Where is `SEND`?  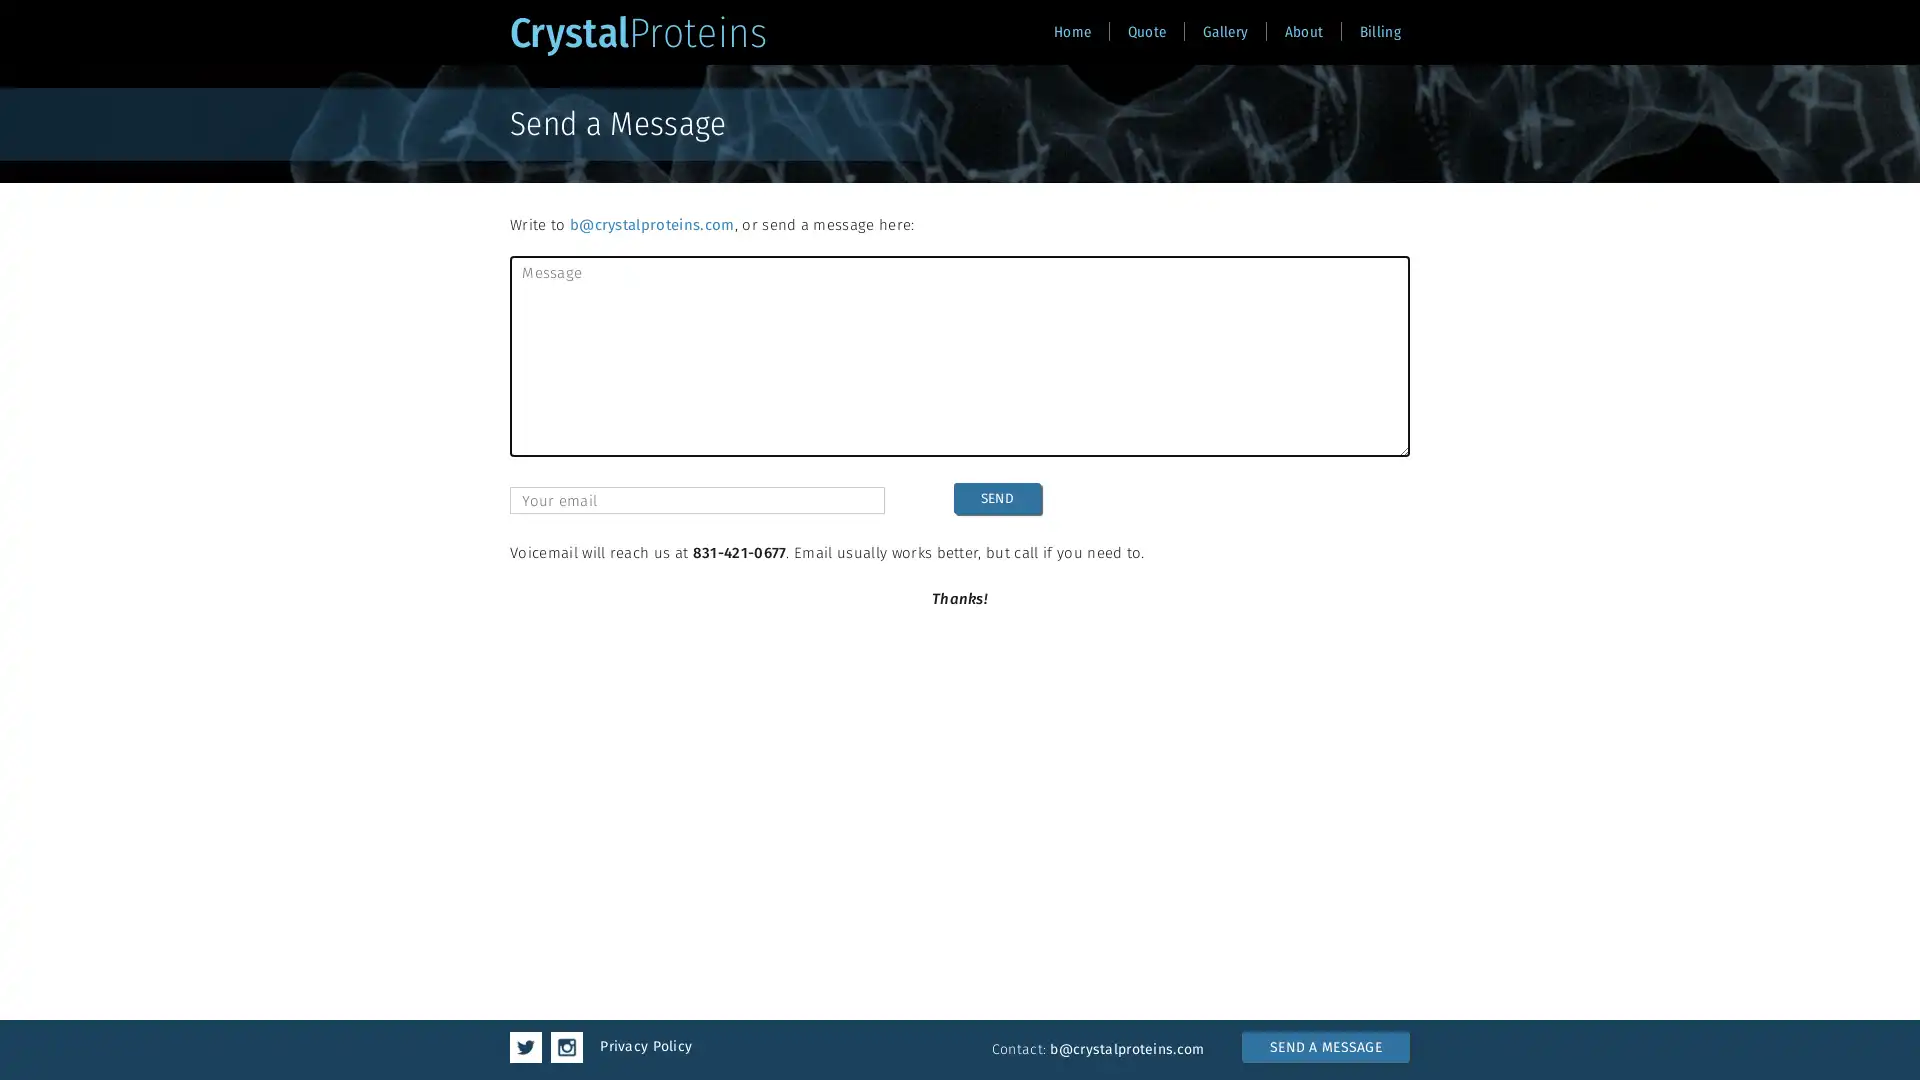 SEND is located at coordinates (997, 496).